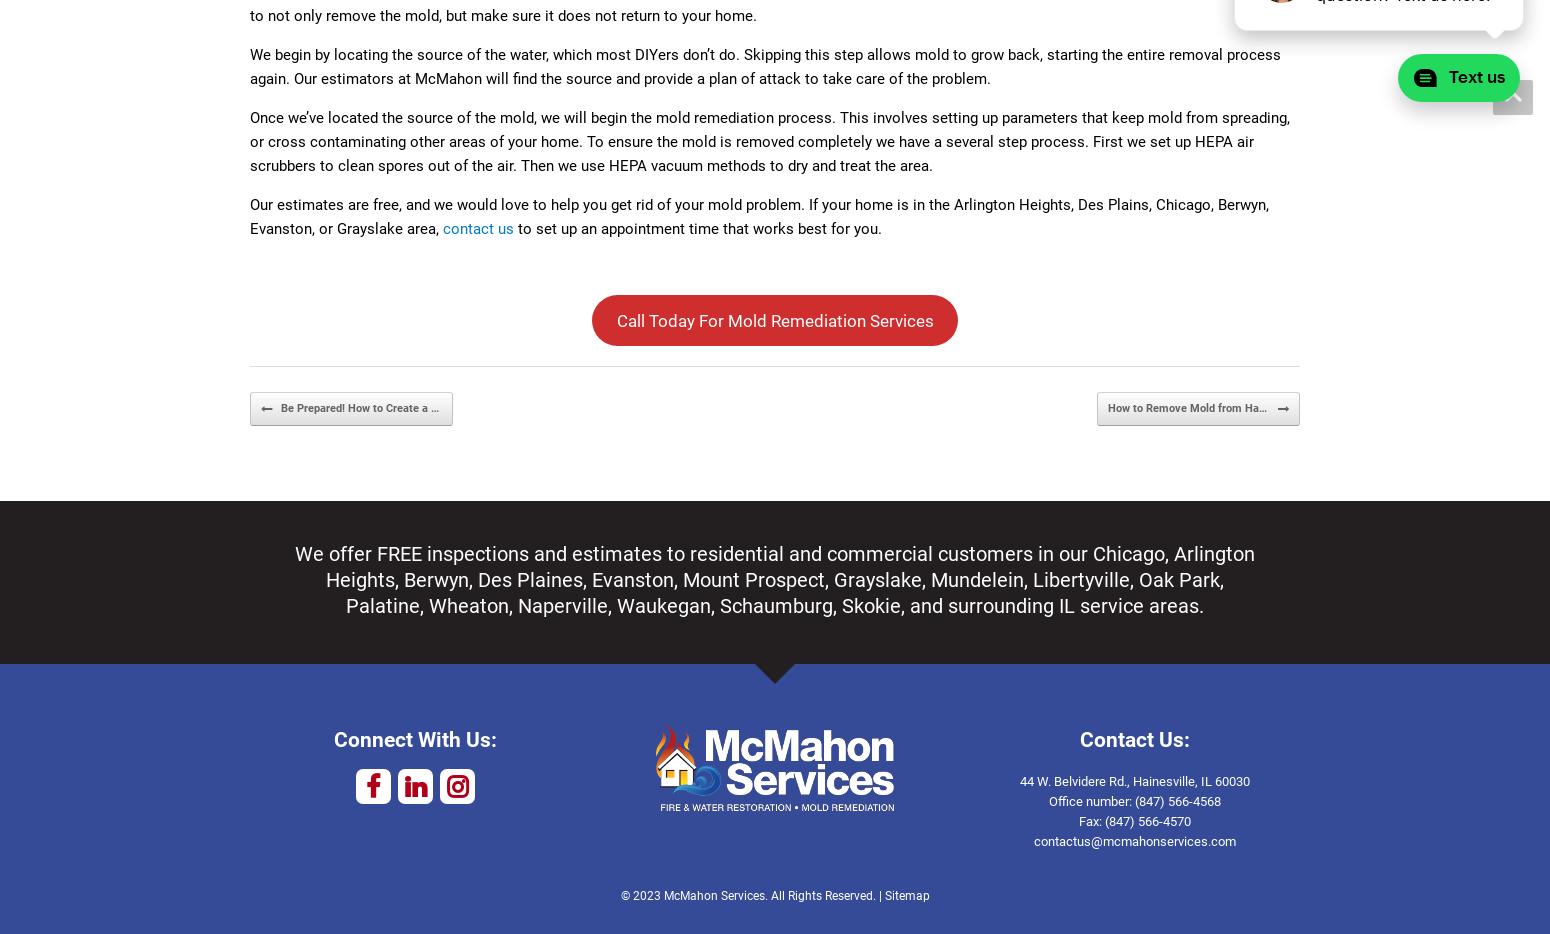 This screenshot has width=1550, height=934. I want to click on '2023 McMahon Services. All Rights Reserved. |', so click(757, 895).